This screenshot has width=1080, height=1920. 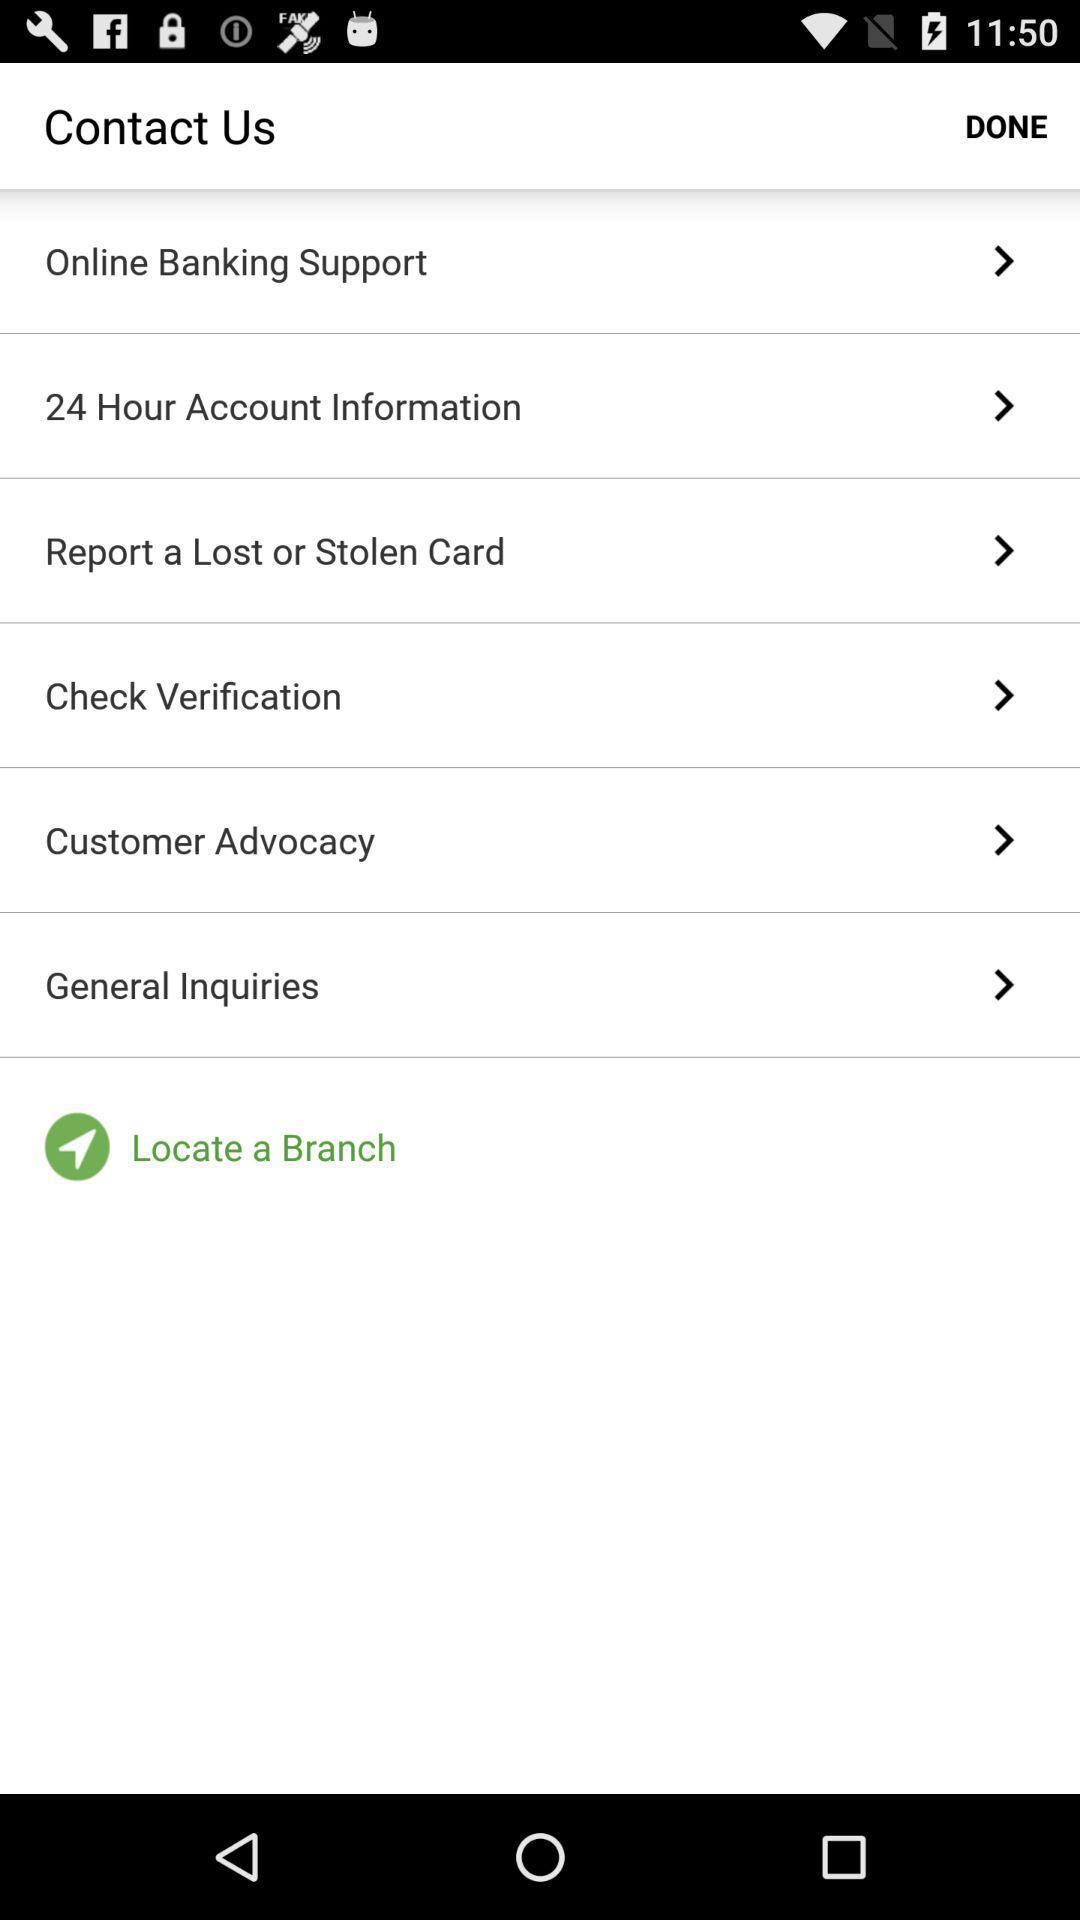 I want to click on the general inquiries item, so click(x=182, y=984).